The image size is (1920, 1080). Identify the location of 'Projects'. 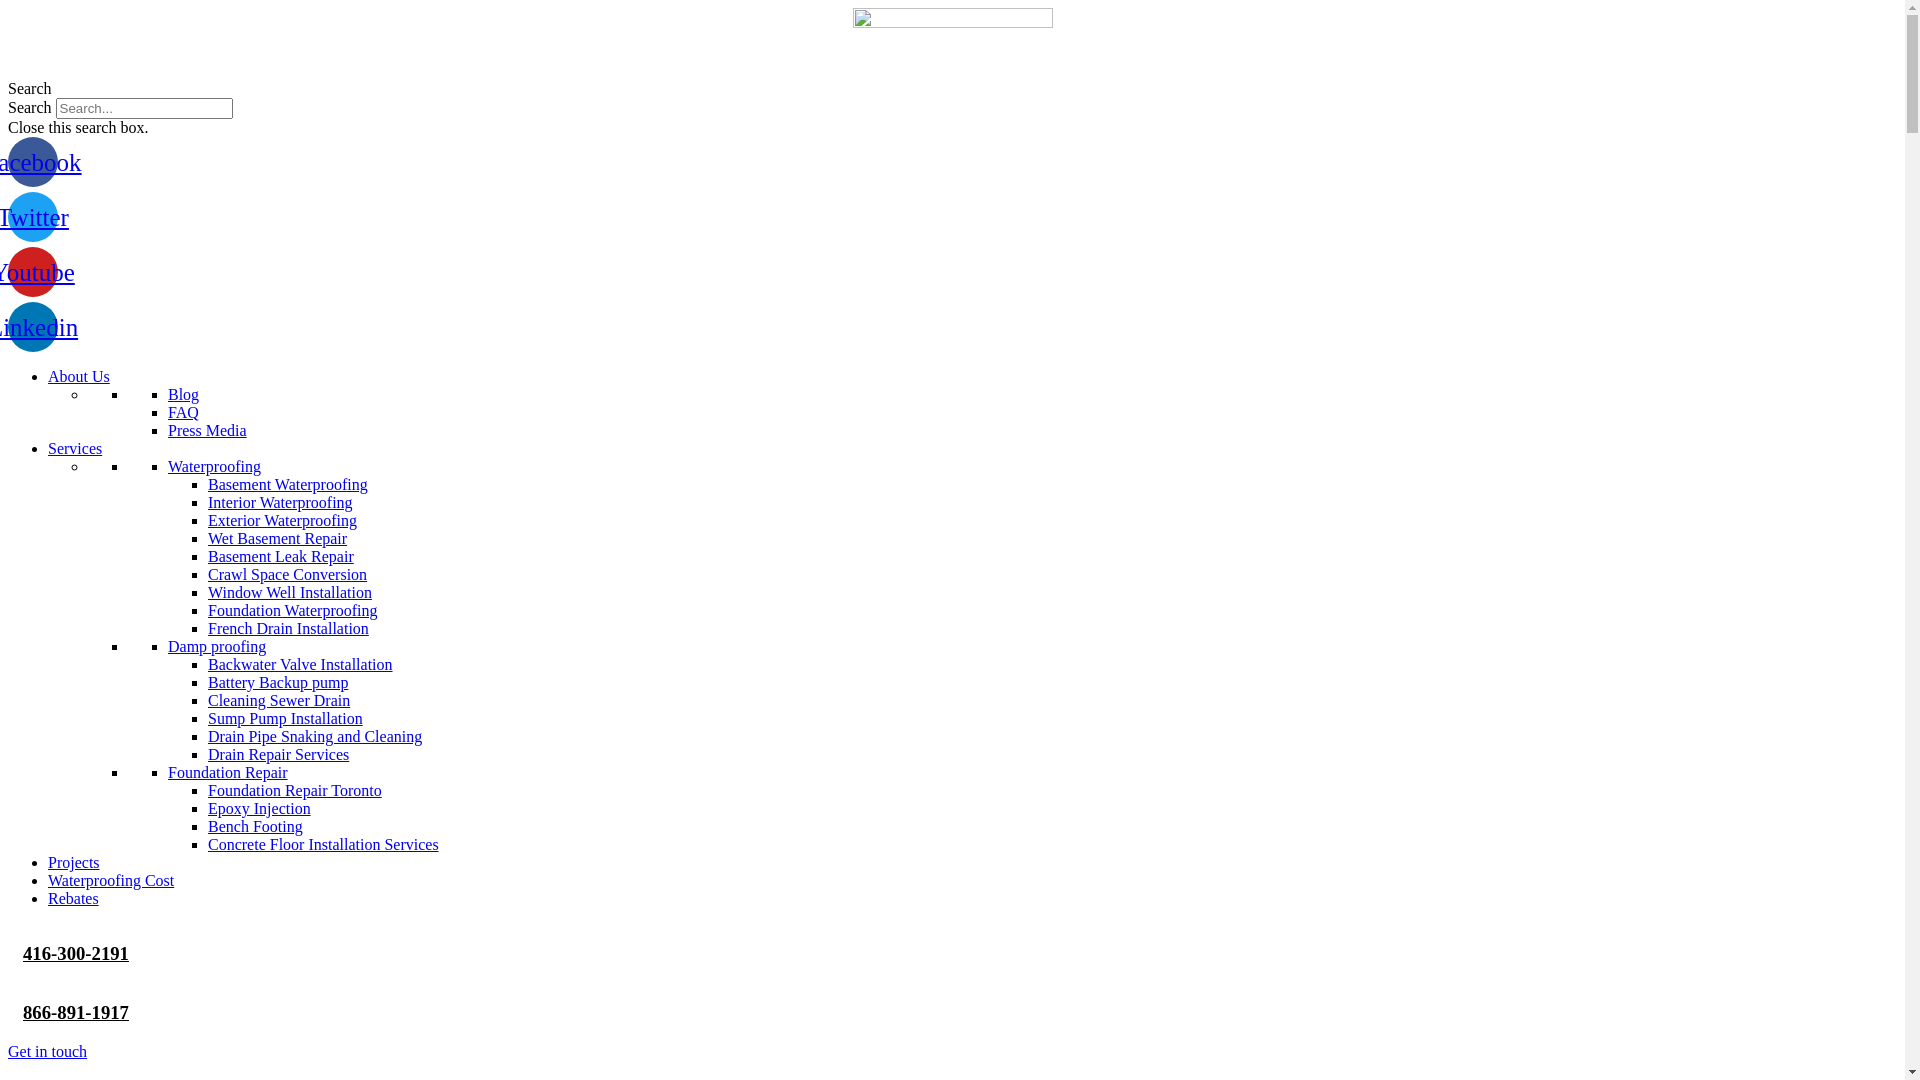
(73, 861).